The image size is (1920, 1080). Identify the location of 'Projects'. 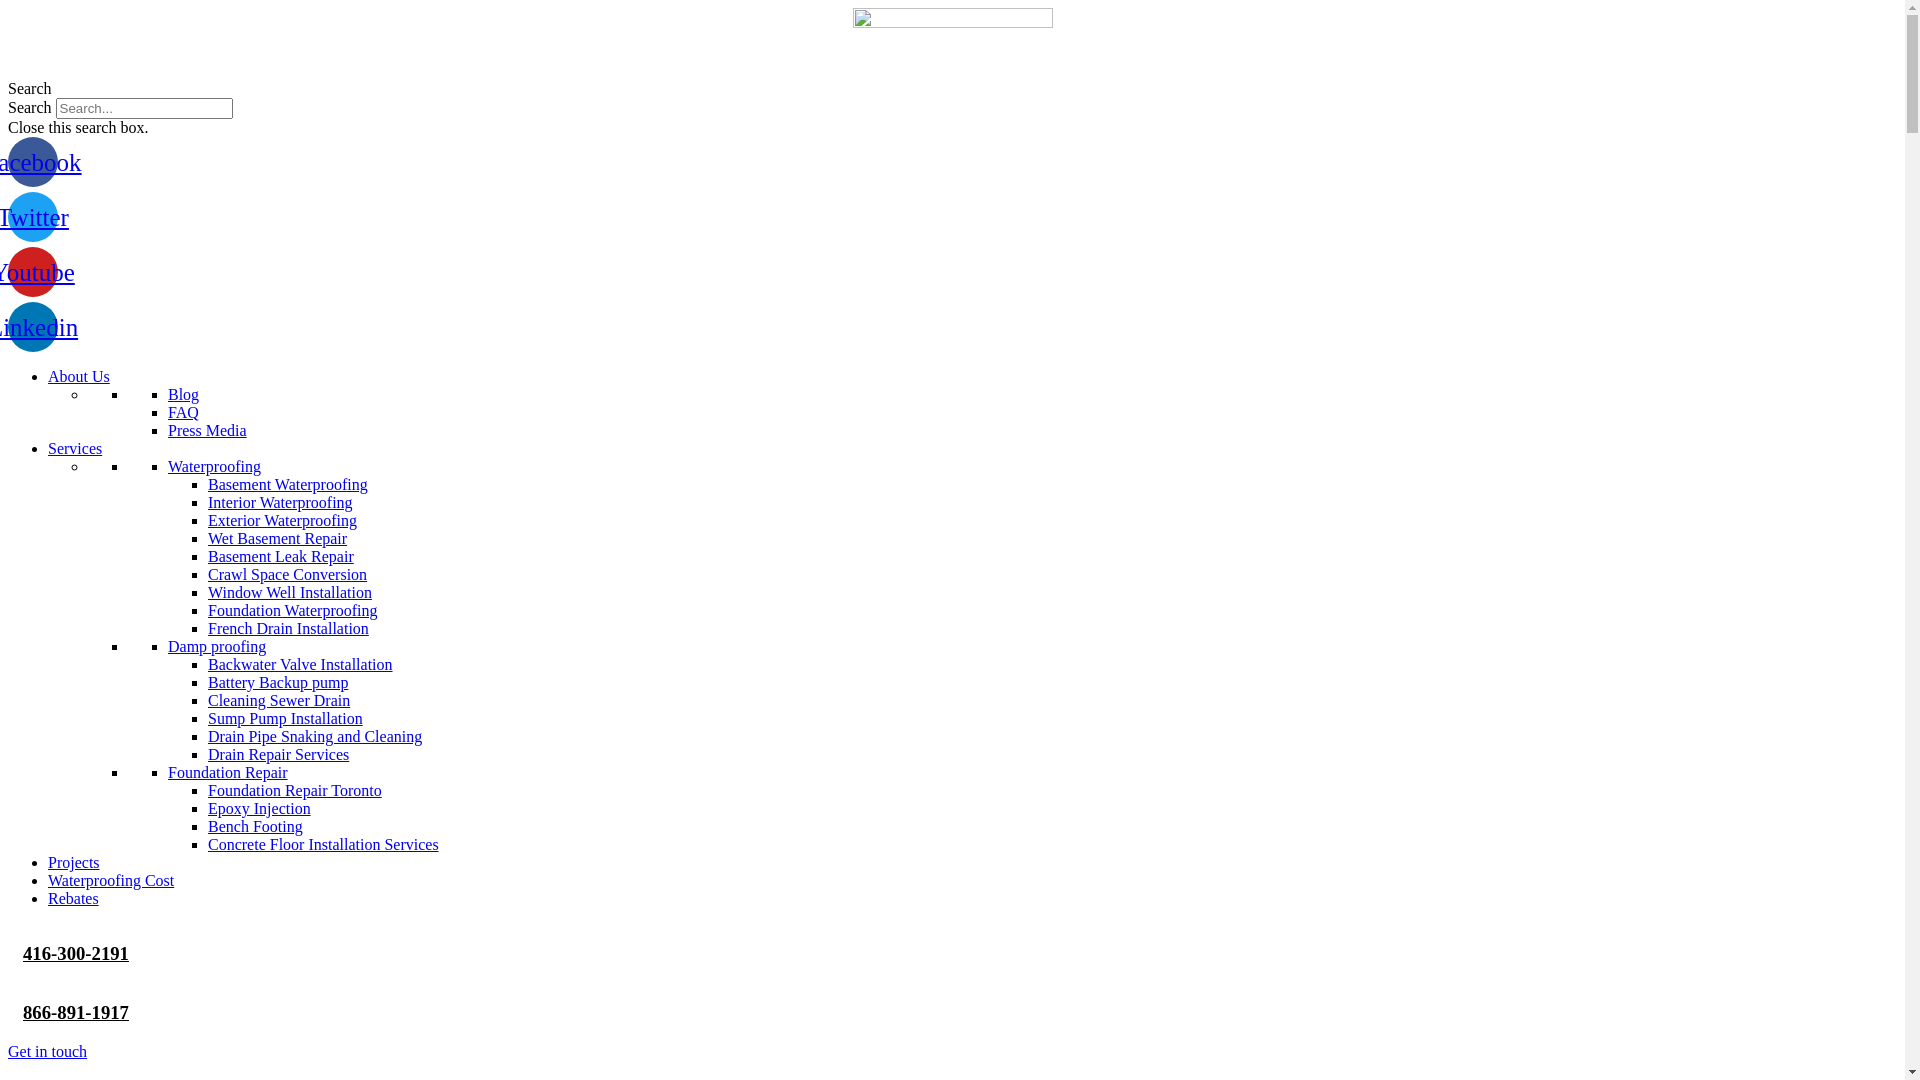
(73, 861).